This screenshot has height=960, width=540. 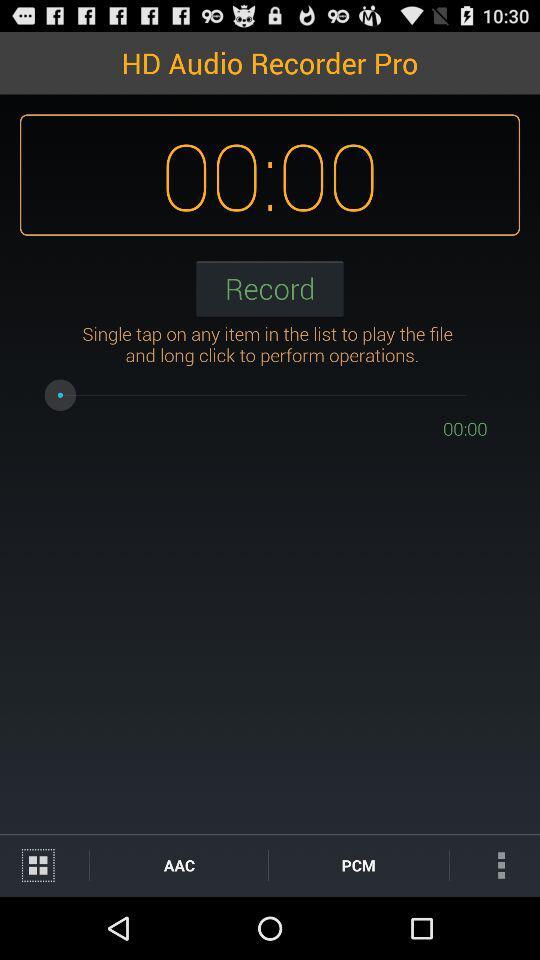 What do you see at coordinates (270, 287) in the screenshot?
I see `record icon` at bounding box center [270, 287].